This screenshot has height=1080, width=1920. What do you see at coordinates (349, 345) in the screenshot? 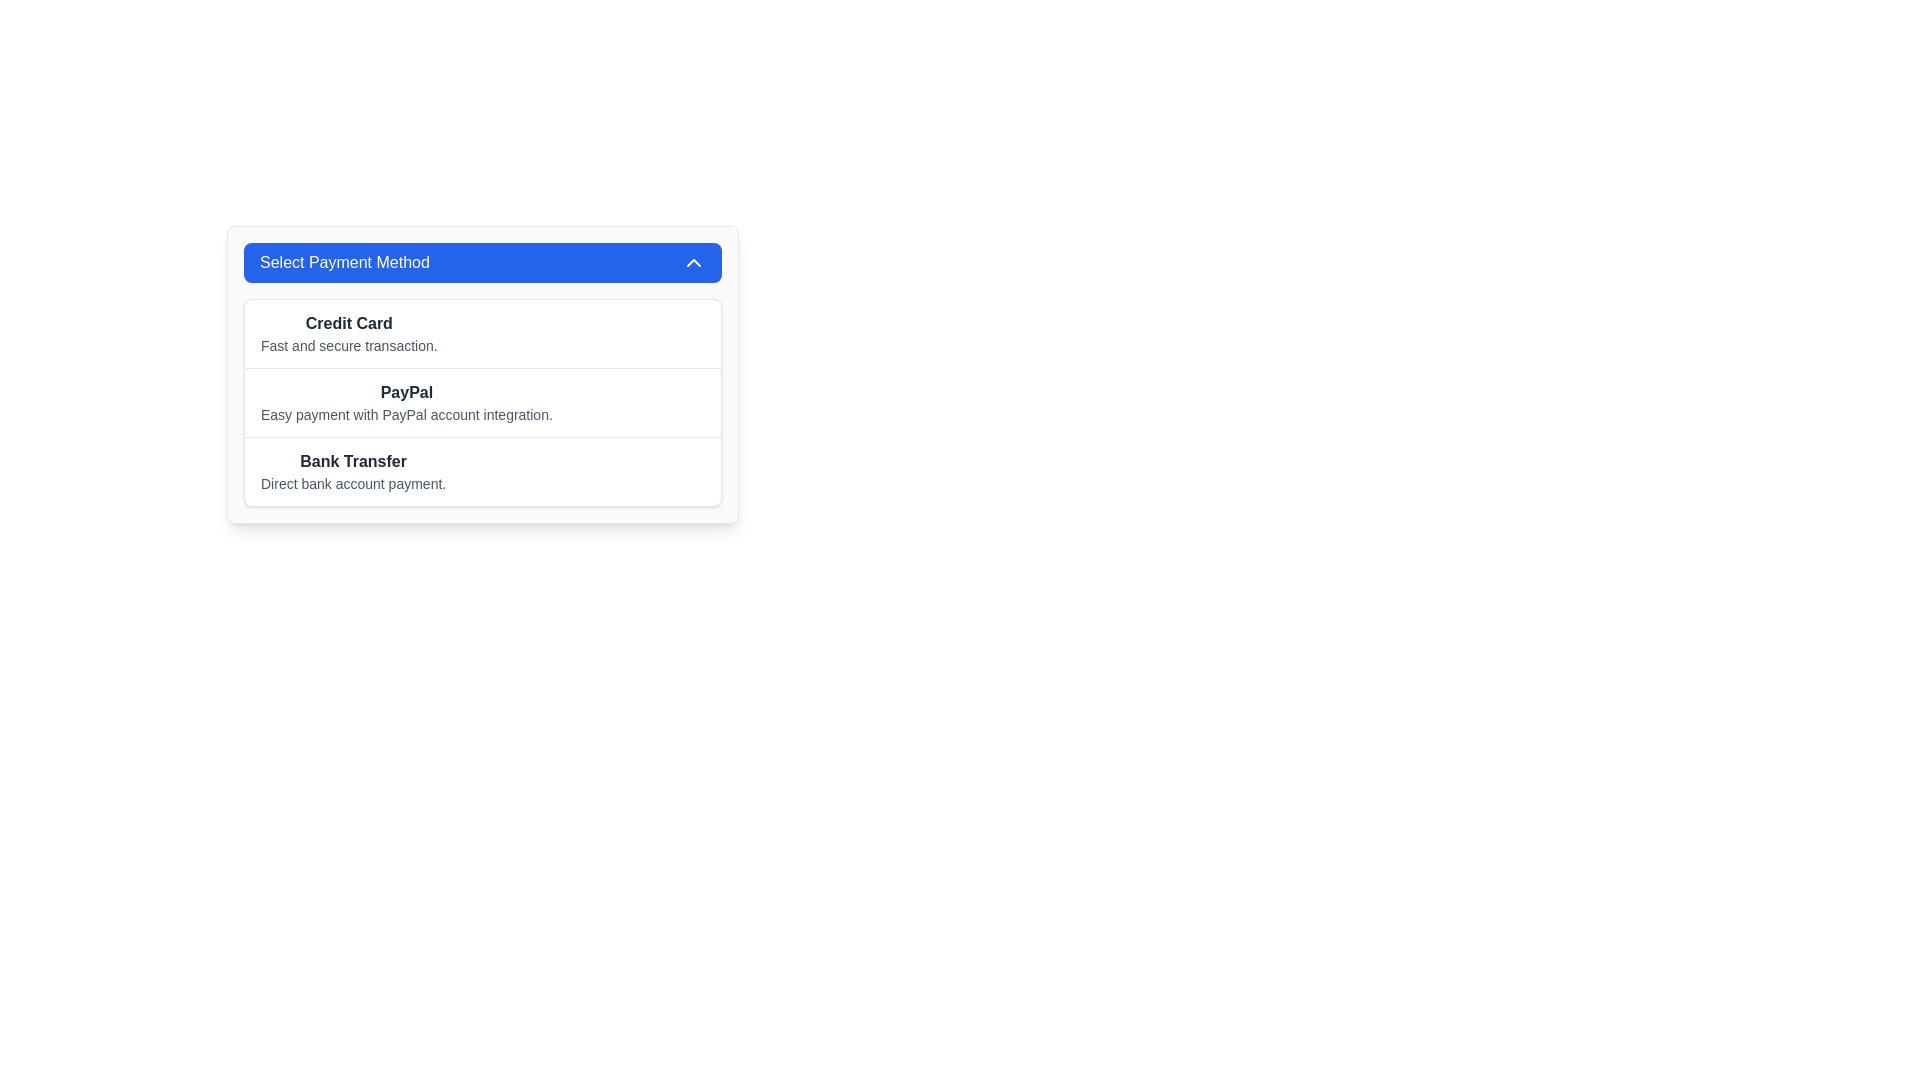
I see `the static text label displaying 'Fast and secure transaction.' located beneath the 'Credit Card' label in the 'Select Payment Method' section` at bounding box center [349, 345].